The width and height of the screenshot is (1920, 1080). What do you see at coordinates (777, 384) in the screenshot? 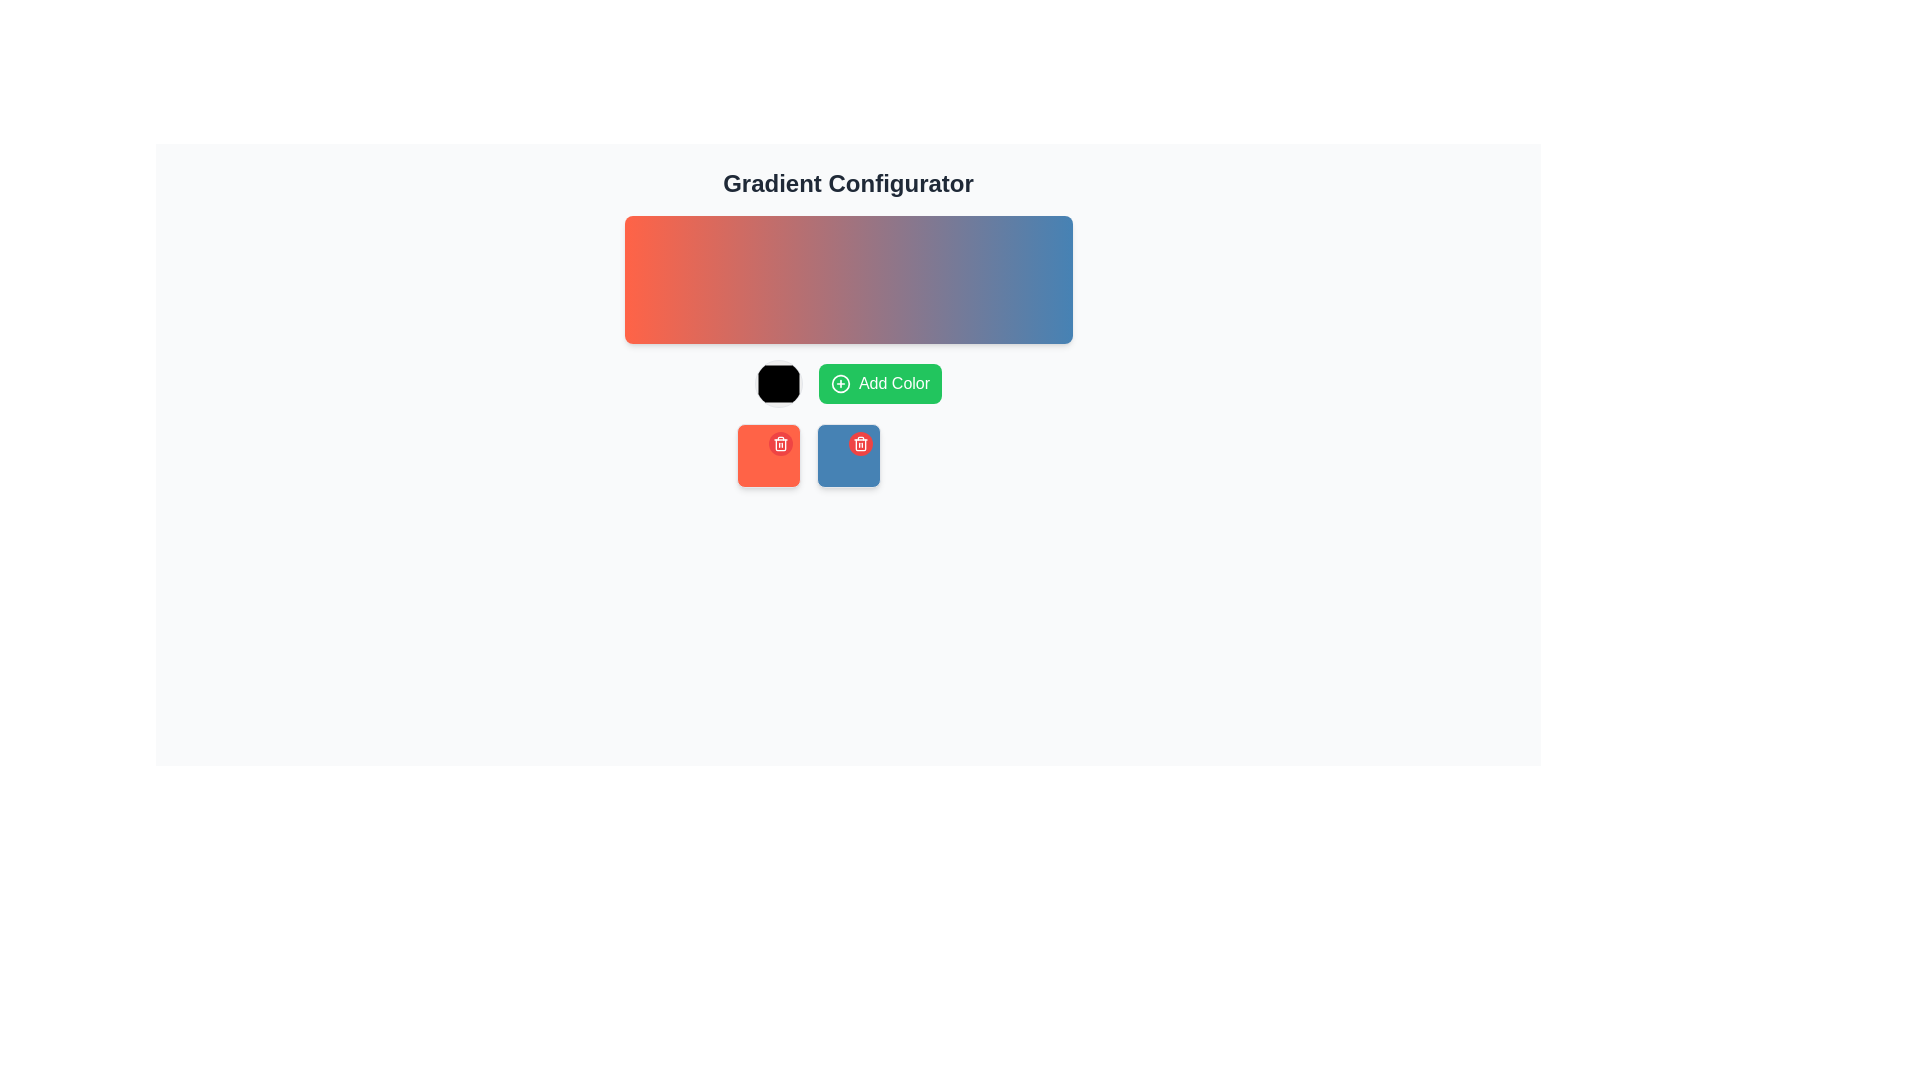
I see `the Color Picker Swatch located slightly below the 'Gradient Configurator' title and gradient bar` at bounding box center [777, 384].